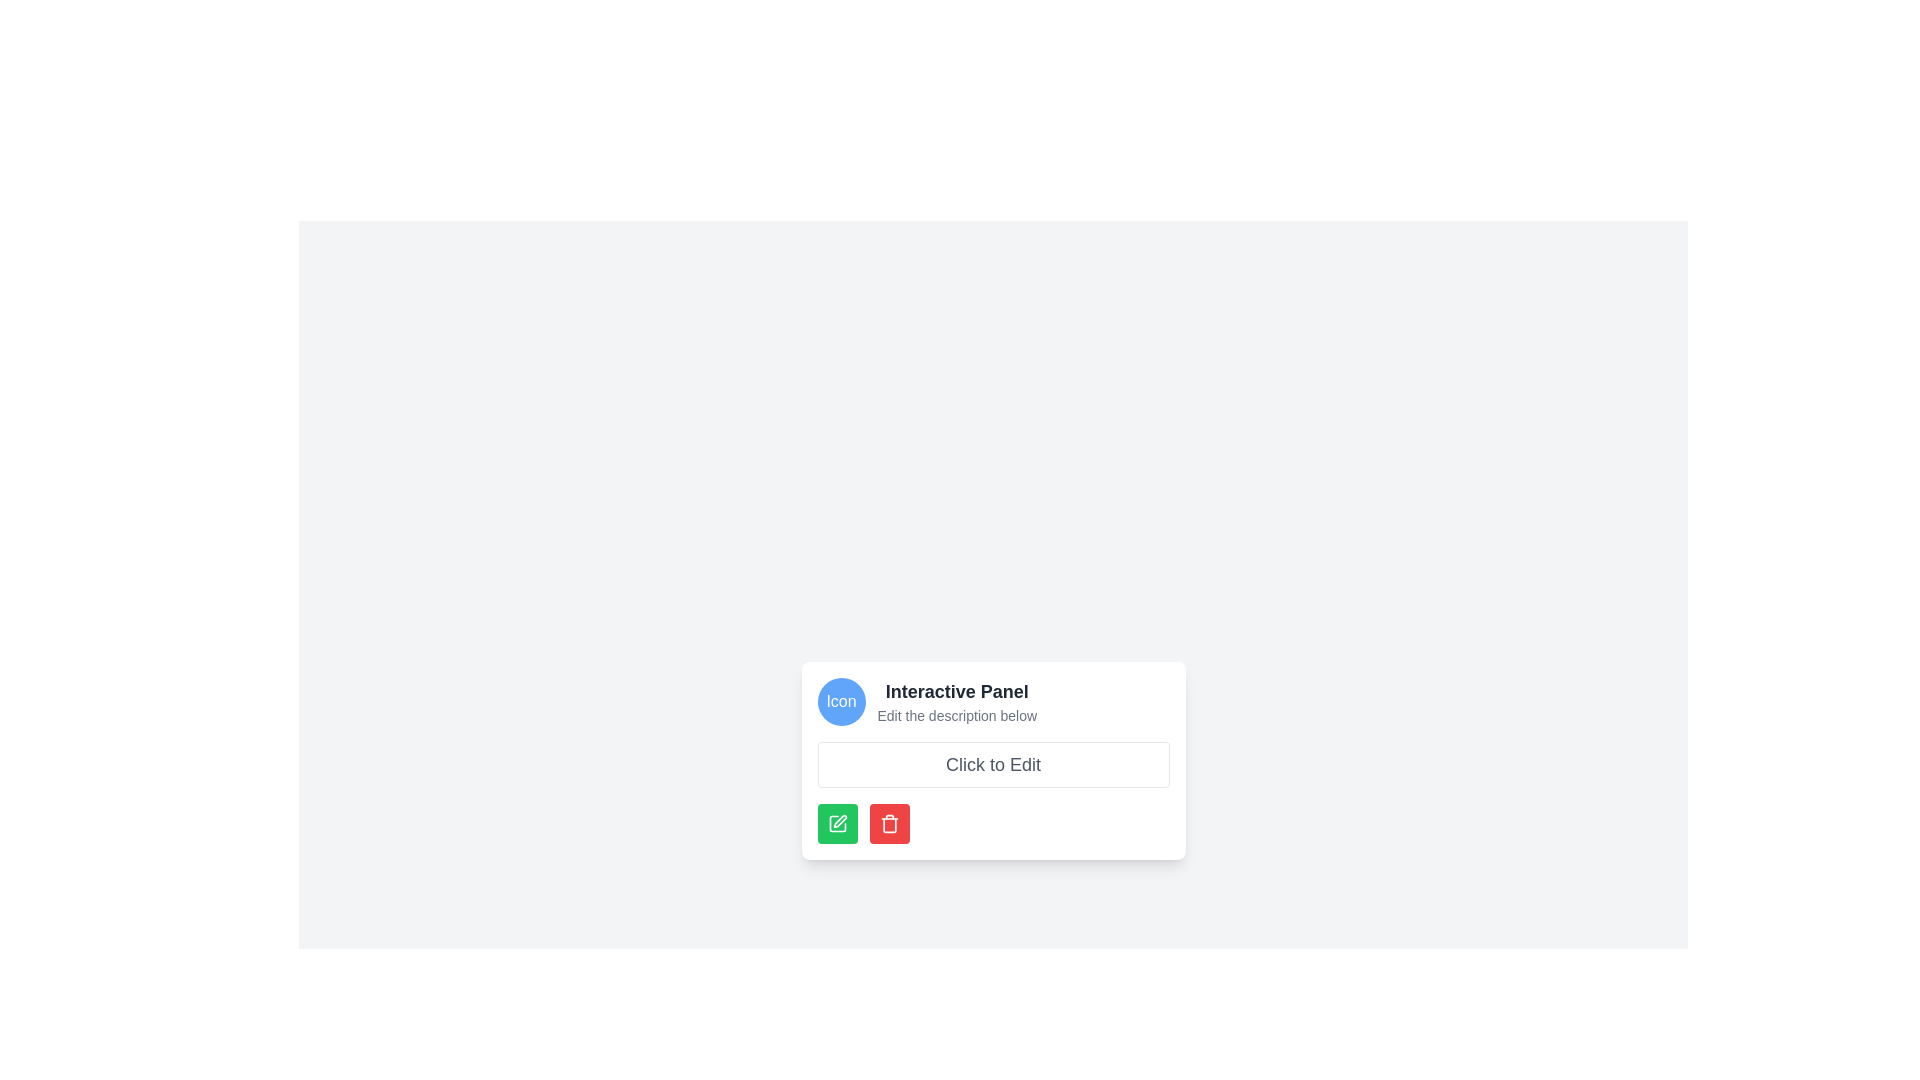  Describe the element at coordinates (837, 824) in the screenshot. I see `the green button located at the bottom left of the interface panel, which contains the decorative SVG icon indicating an action` at that location.